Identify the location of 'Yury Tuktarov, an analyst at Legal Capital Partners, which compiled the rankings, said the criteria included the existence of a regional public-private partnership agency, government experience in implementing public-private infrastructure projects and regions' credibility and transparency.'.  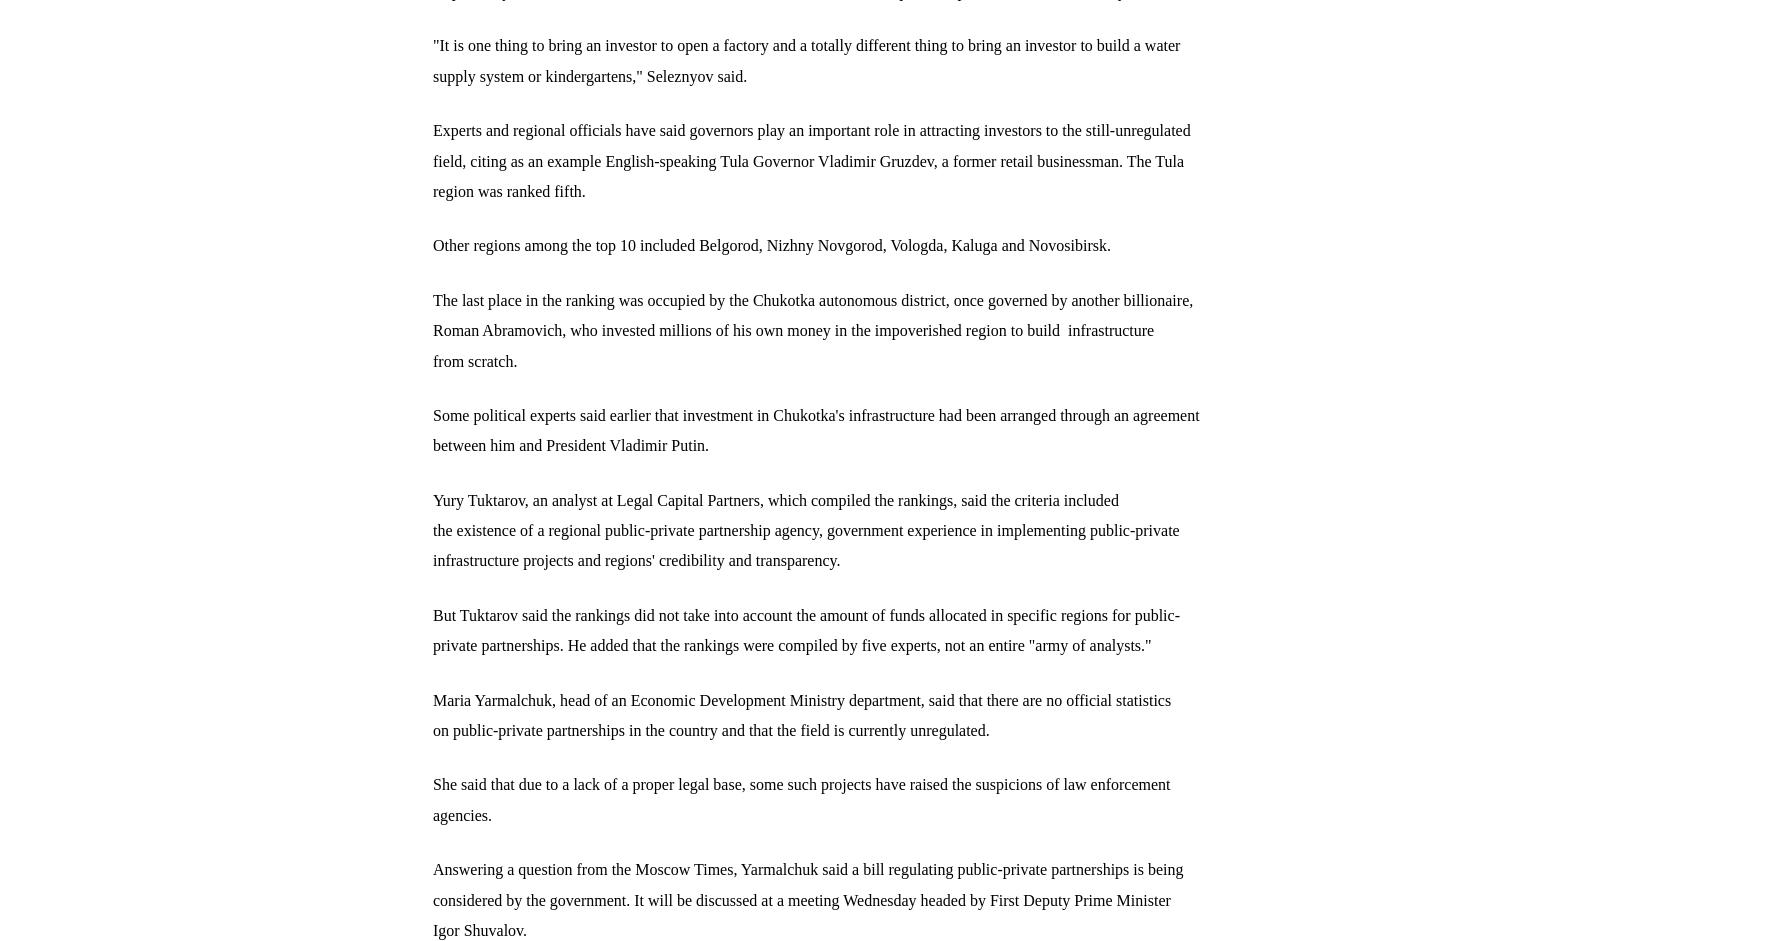
(431, 529).